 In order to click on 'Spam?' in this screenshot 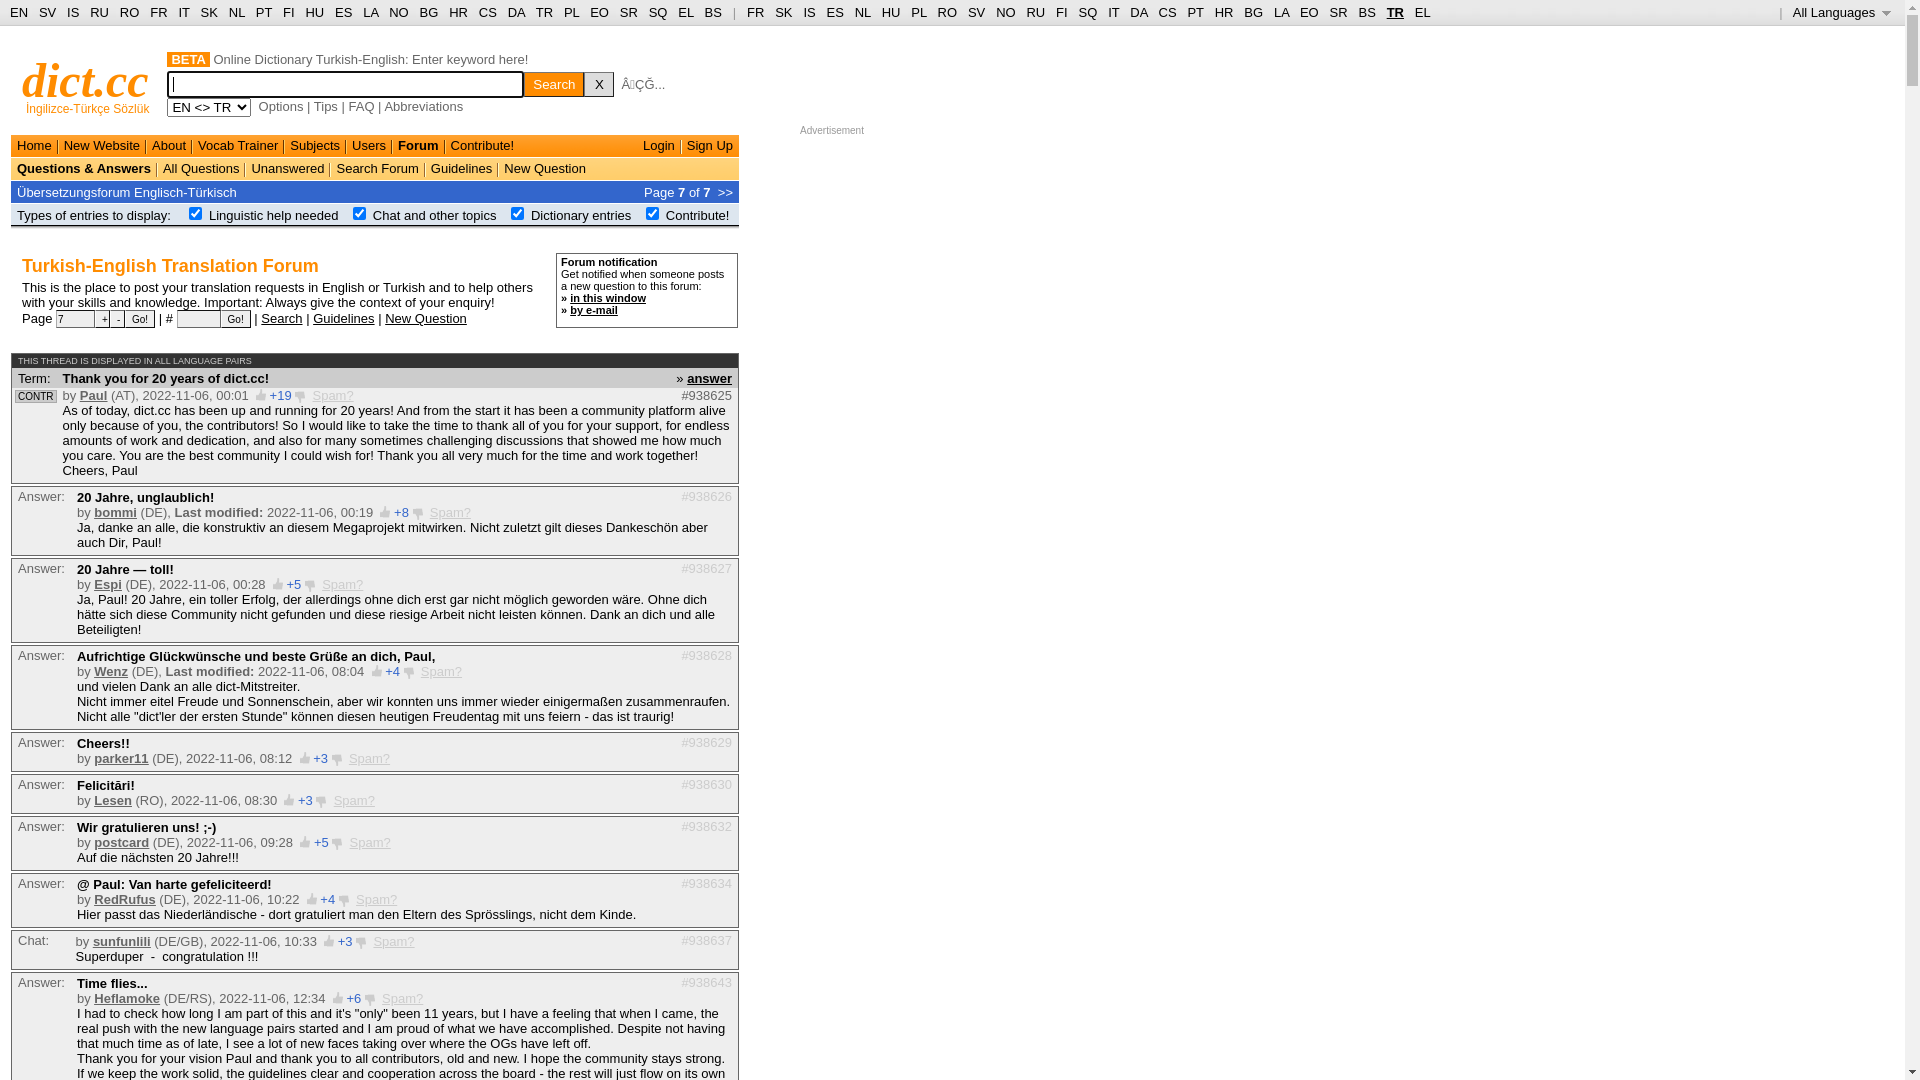, I will do `click(370, 842)`.